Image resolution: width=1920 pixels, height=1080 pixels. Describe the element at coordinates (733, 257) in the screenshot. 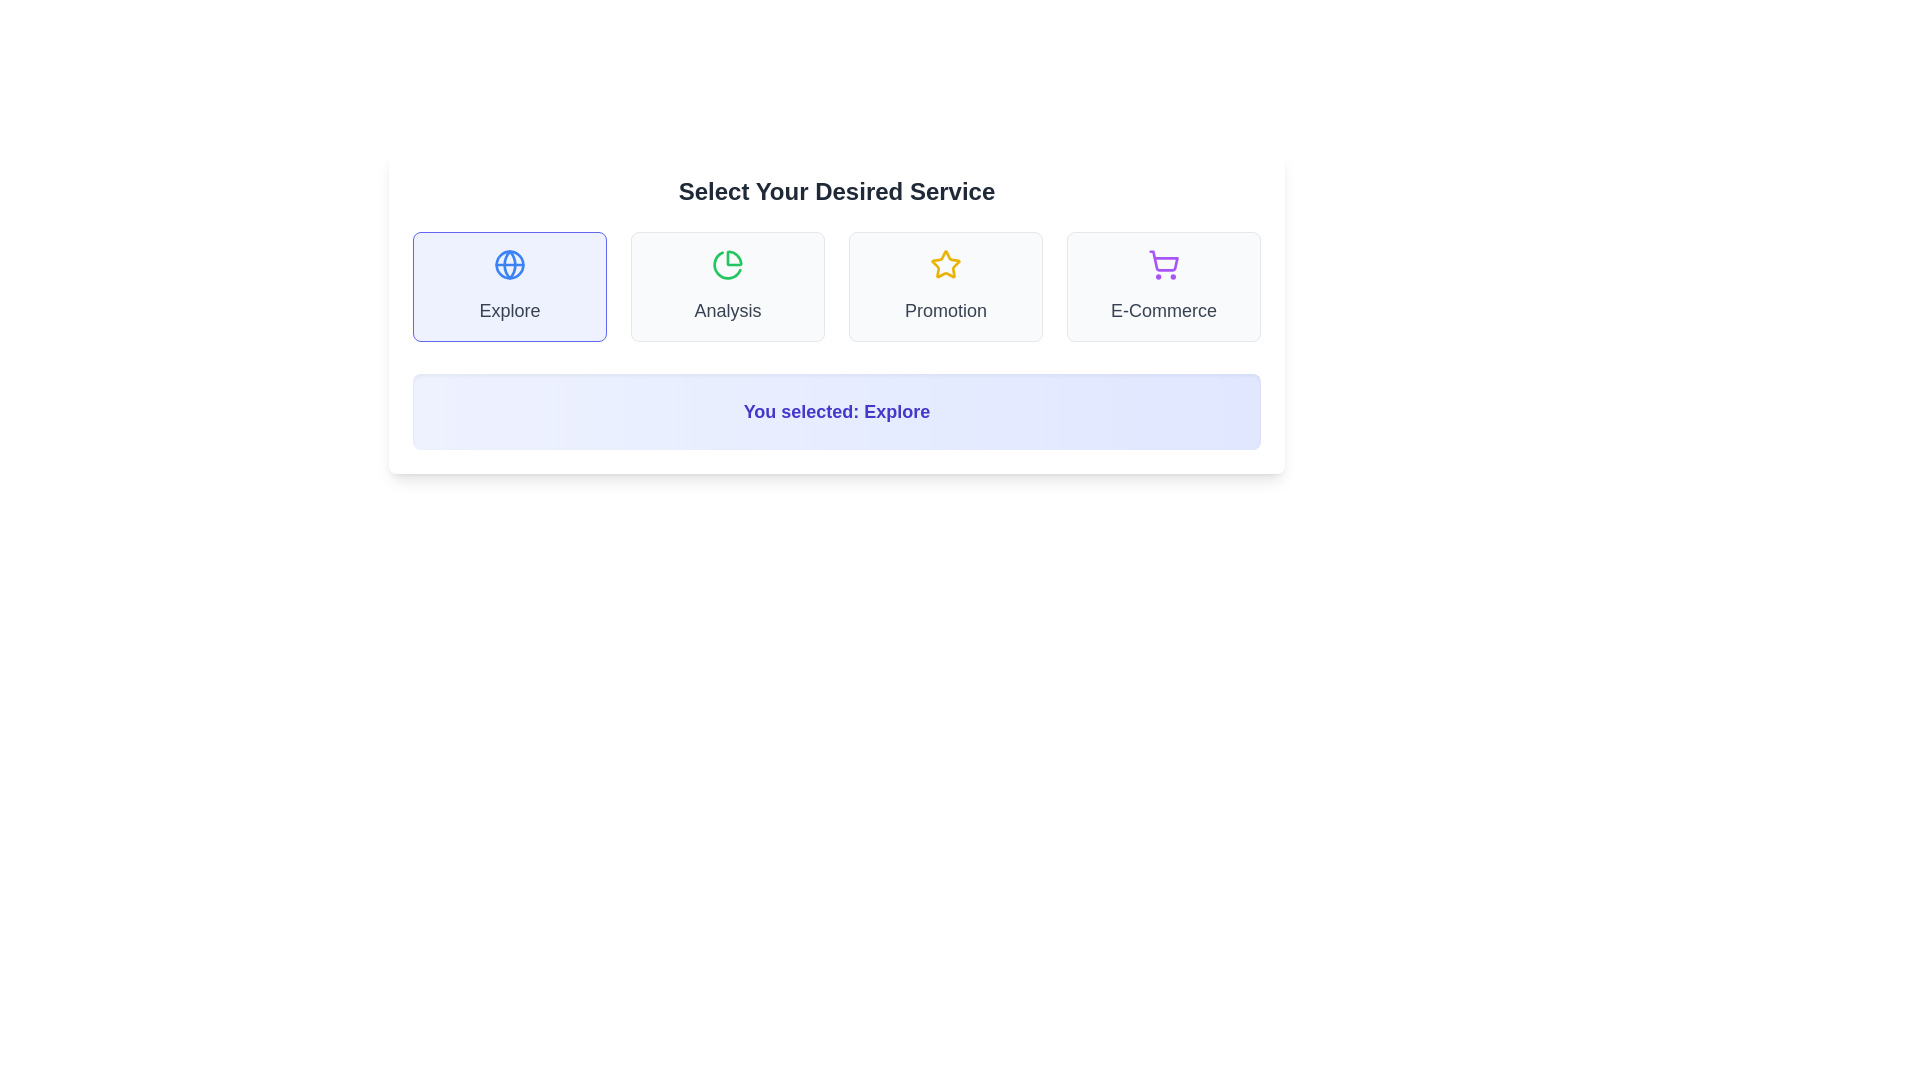

I see `the top-right segment of the pie chart icon, which is styled with a thin stroke and smooth curves in a green theme, representing the 'Analysis' section` at that location.